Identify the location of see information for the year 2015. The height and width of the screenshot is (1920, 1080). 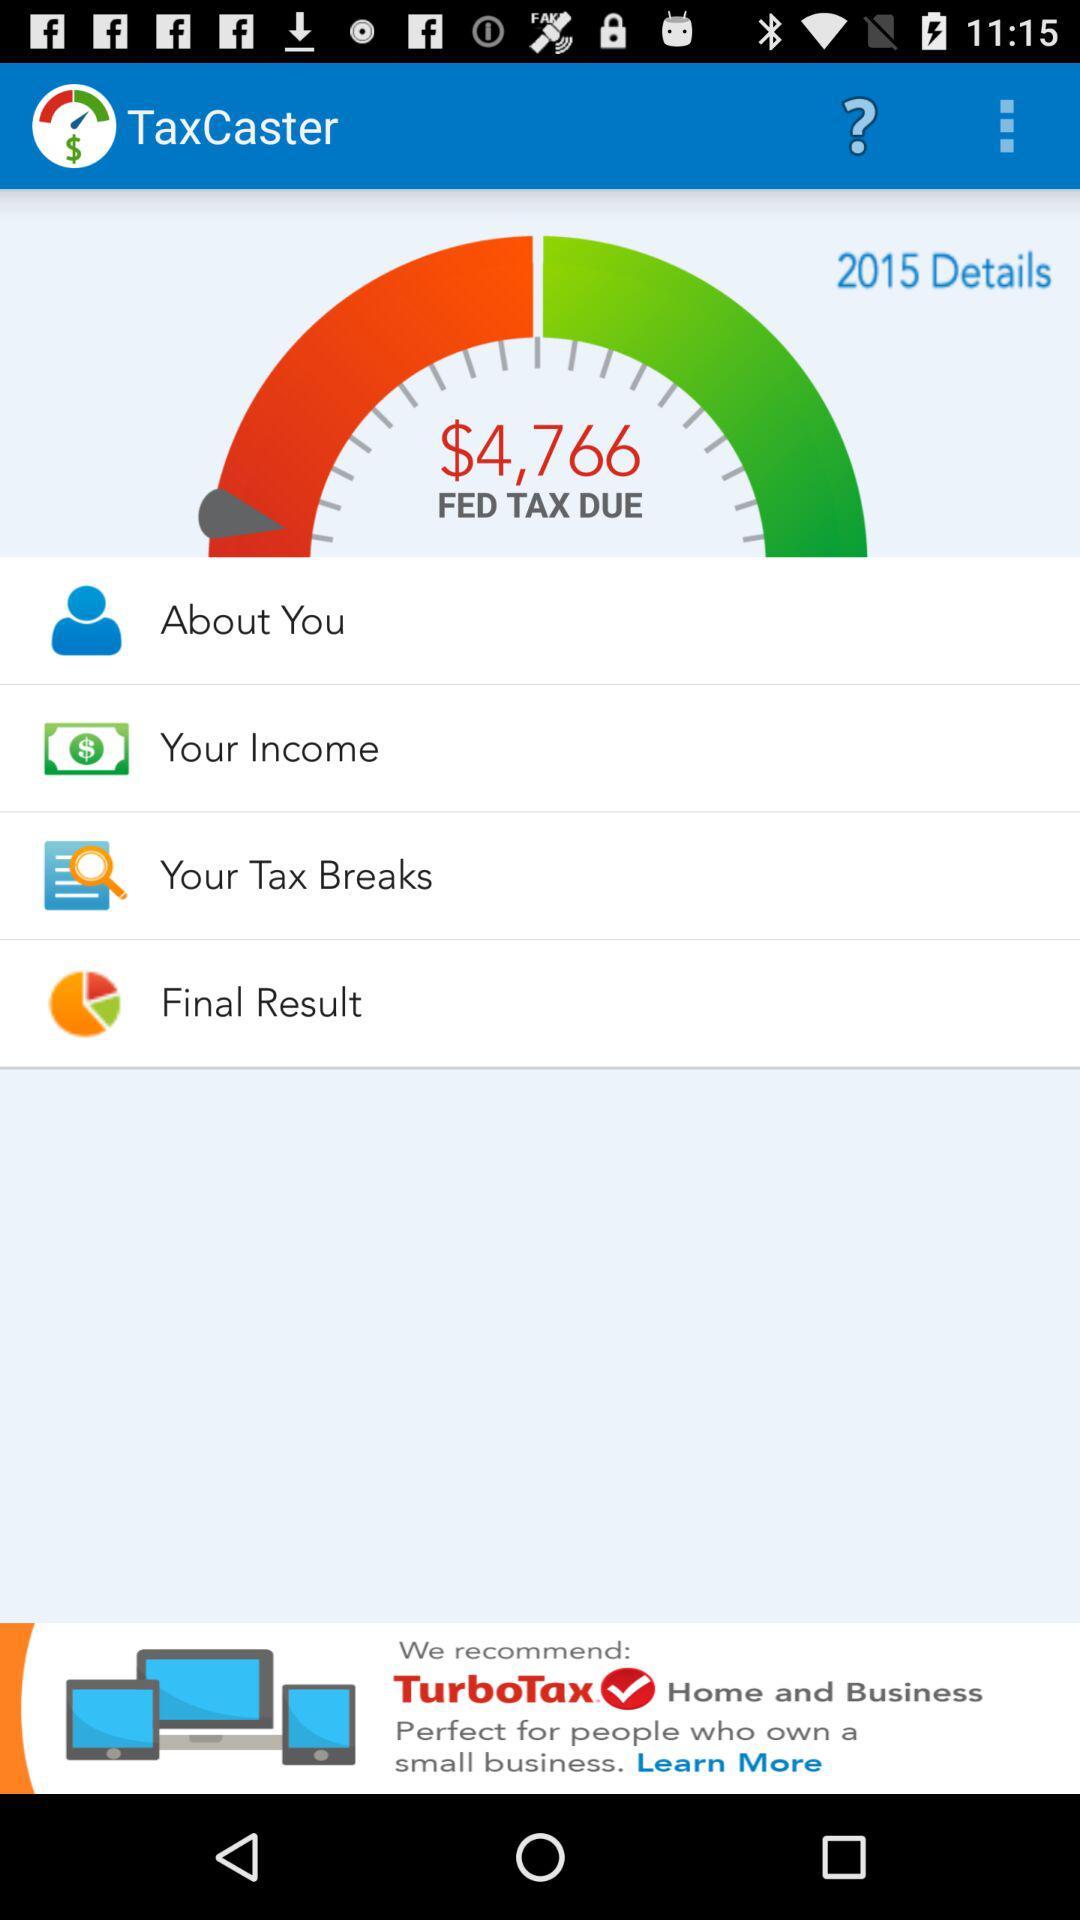
(944, 269).